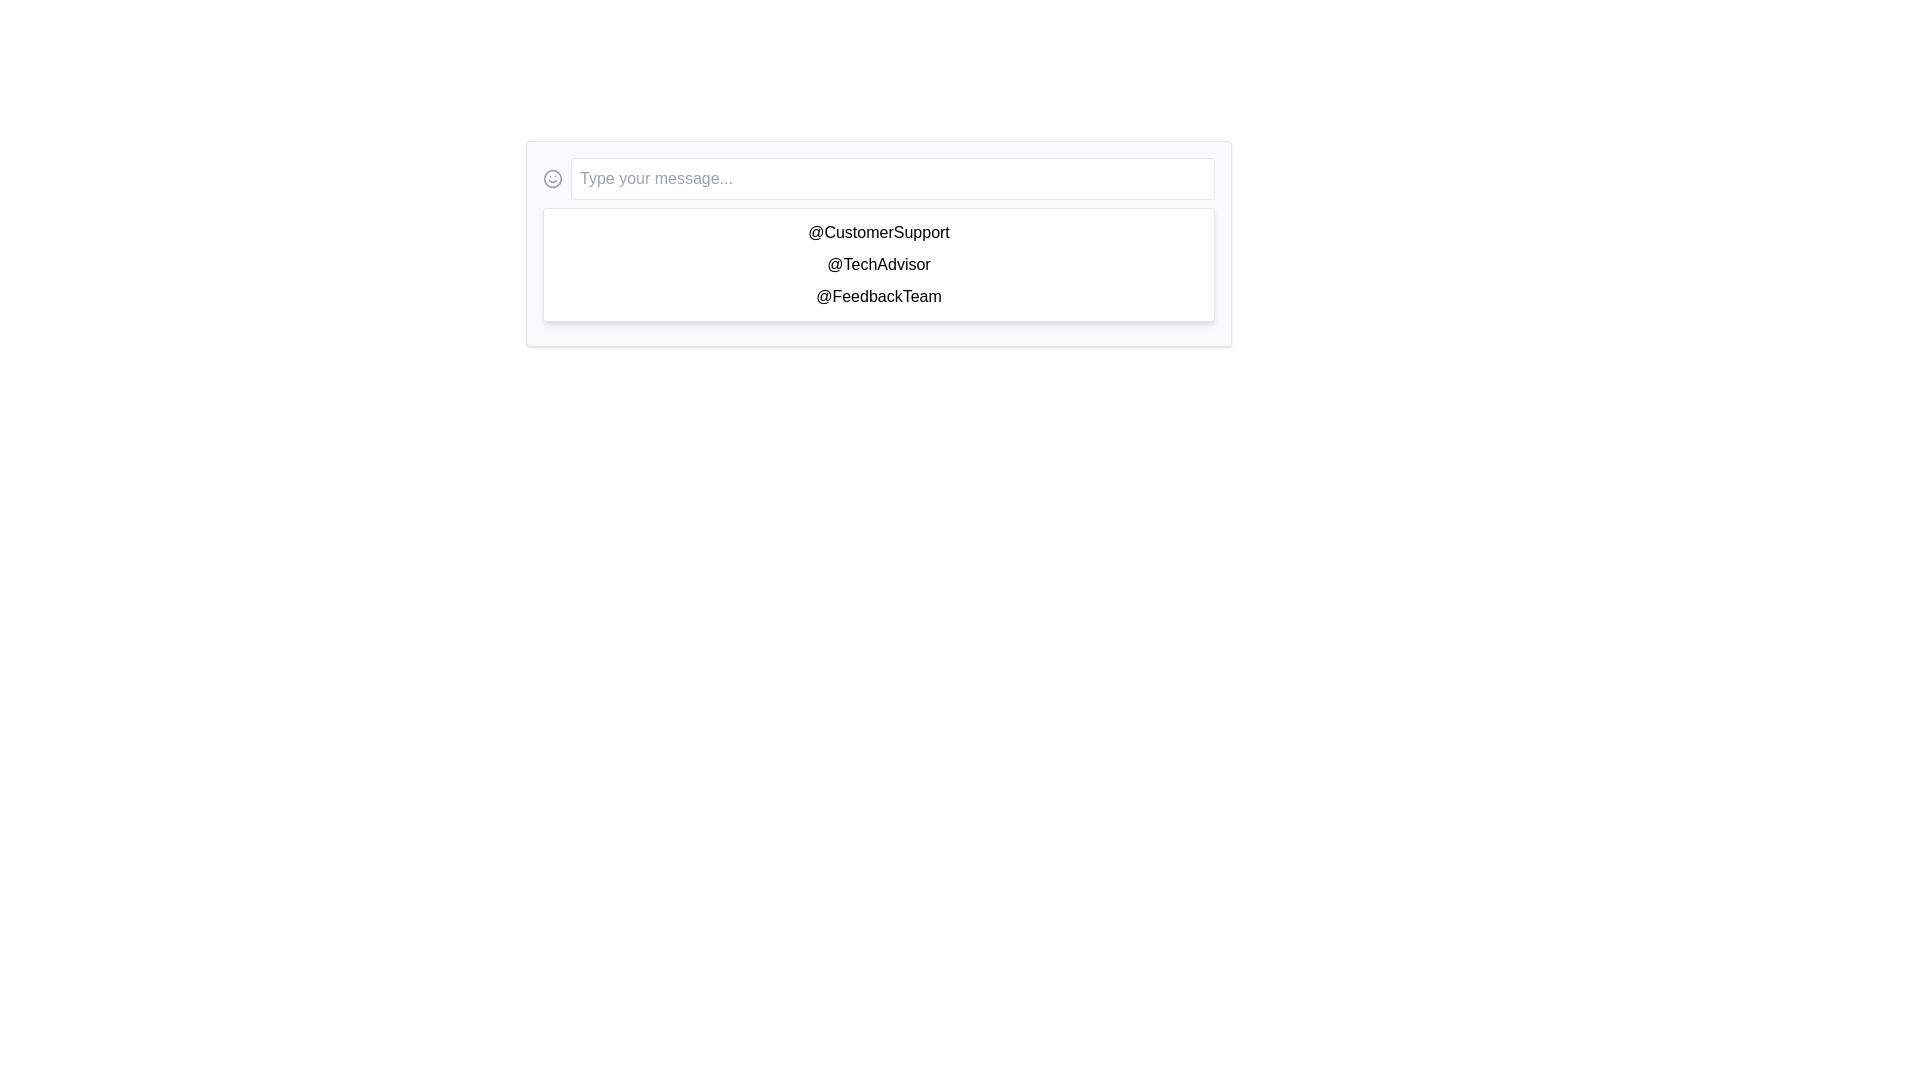 This screenshot has width=1920, height=1080. Describe the element at coordinates (878, 264) in the screenshot. I see `the text content element that consists of three lines of handle-style text prefixed with '@', which is visually centered on a white background` at that location.